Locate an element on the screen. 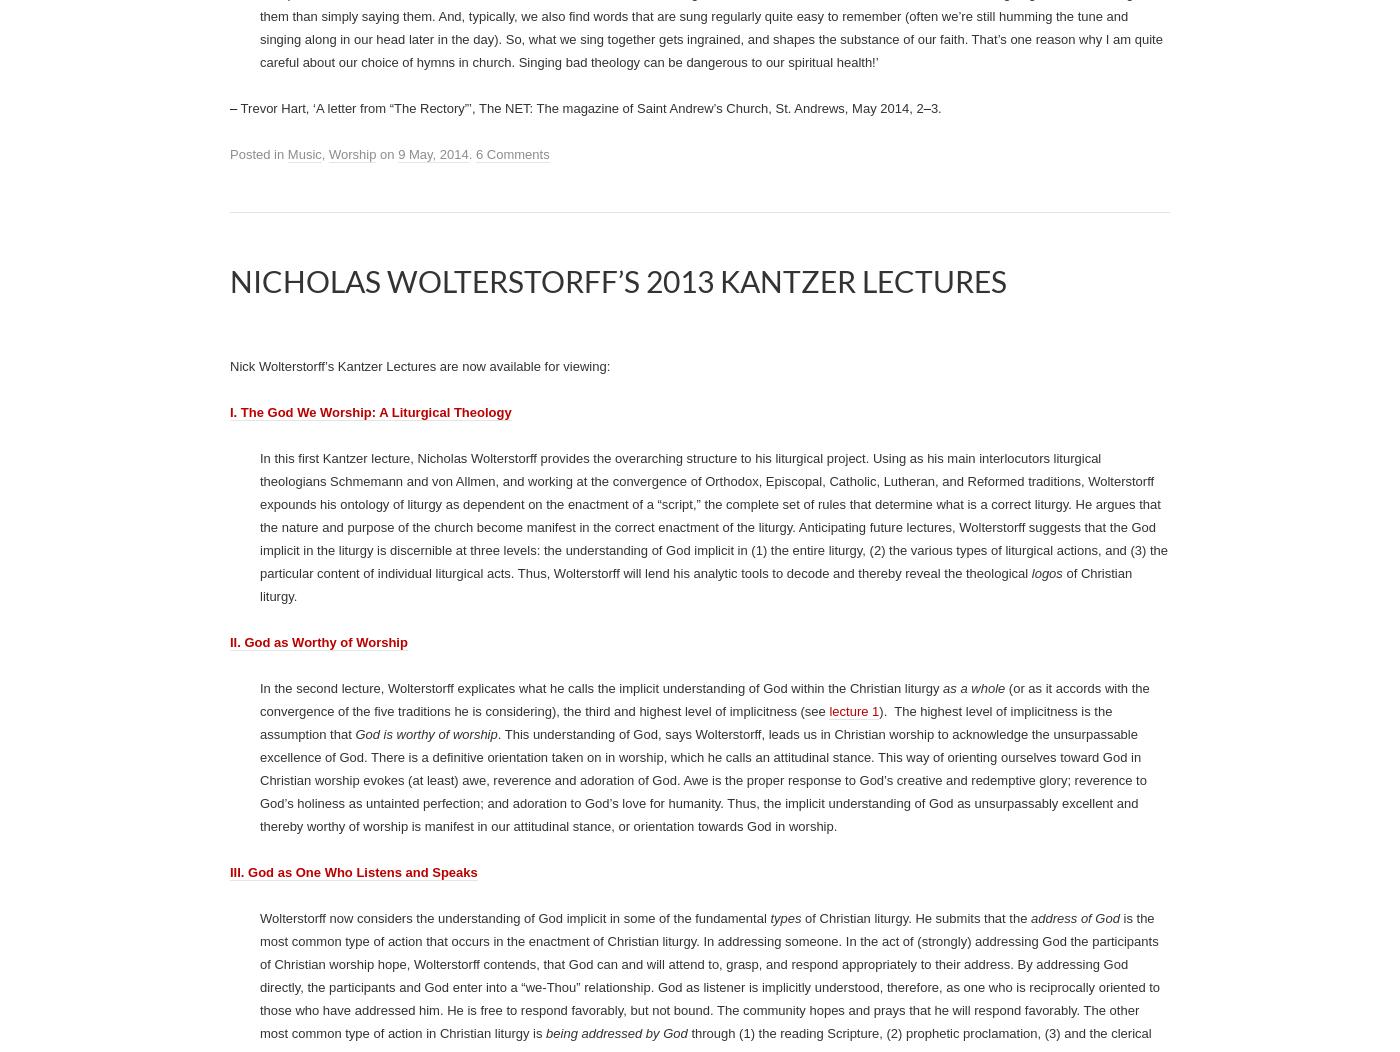  '3.' is located at coordinates (934, 424).